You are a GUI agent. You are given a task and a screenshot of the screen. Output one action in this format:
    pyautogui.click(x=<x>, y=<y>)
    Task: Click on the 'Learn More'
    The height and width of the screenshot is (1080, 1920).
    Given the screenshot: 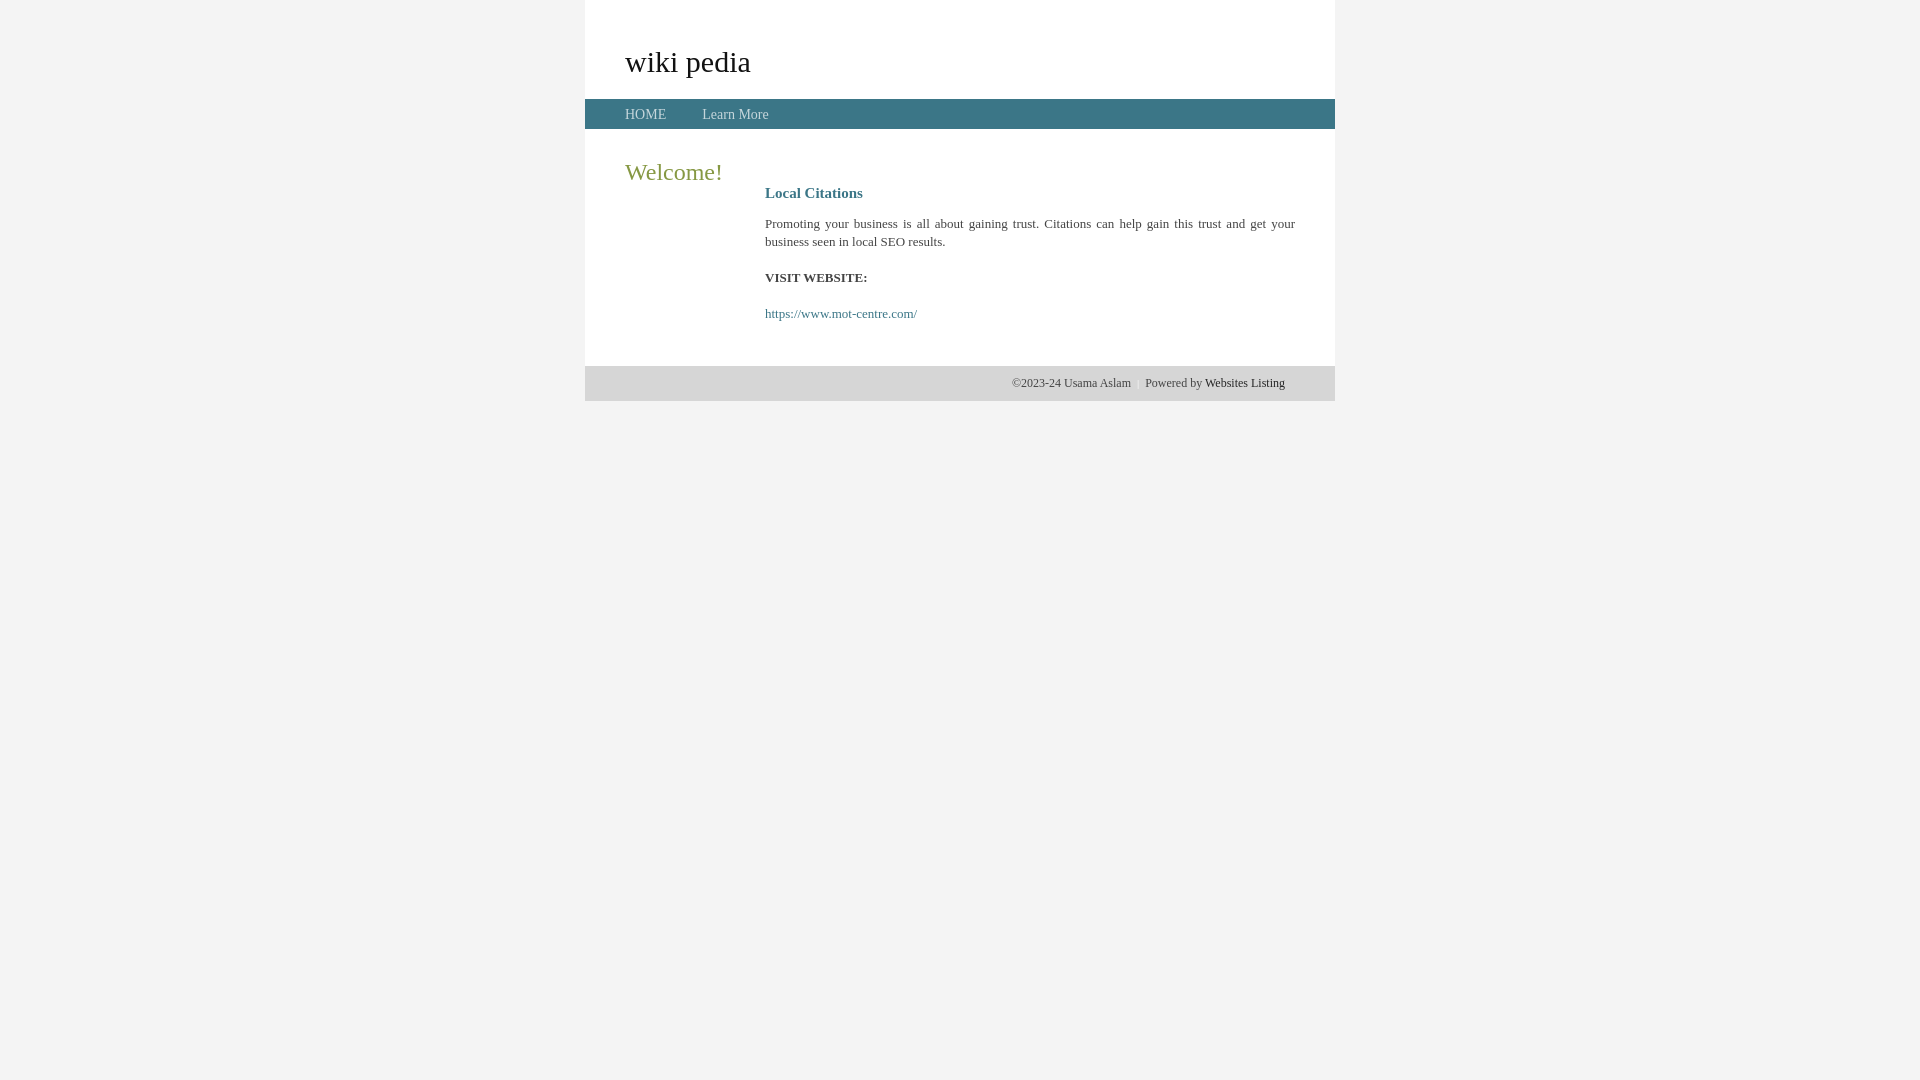 What is the action you would take?
    pyautogui.click(x=733, y=114)
    